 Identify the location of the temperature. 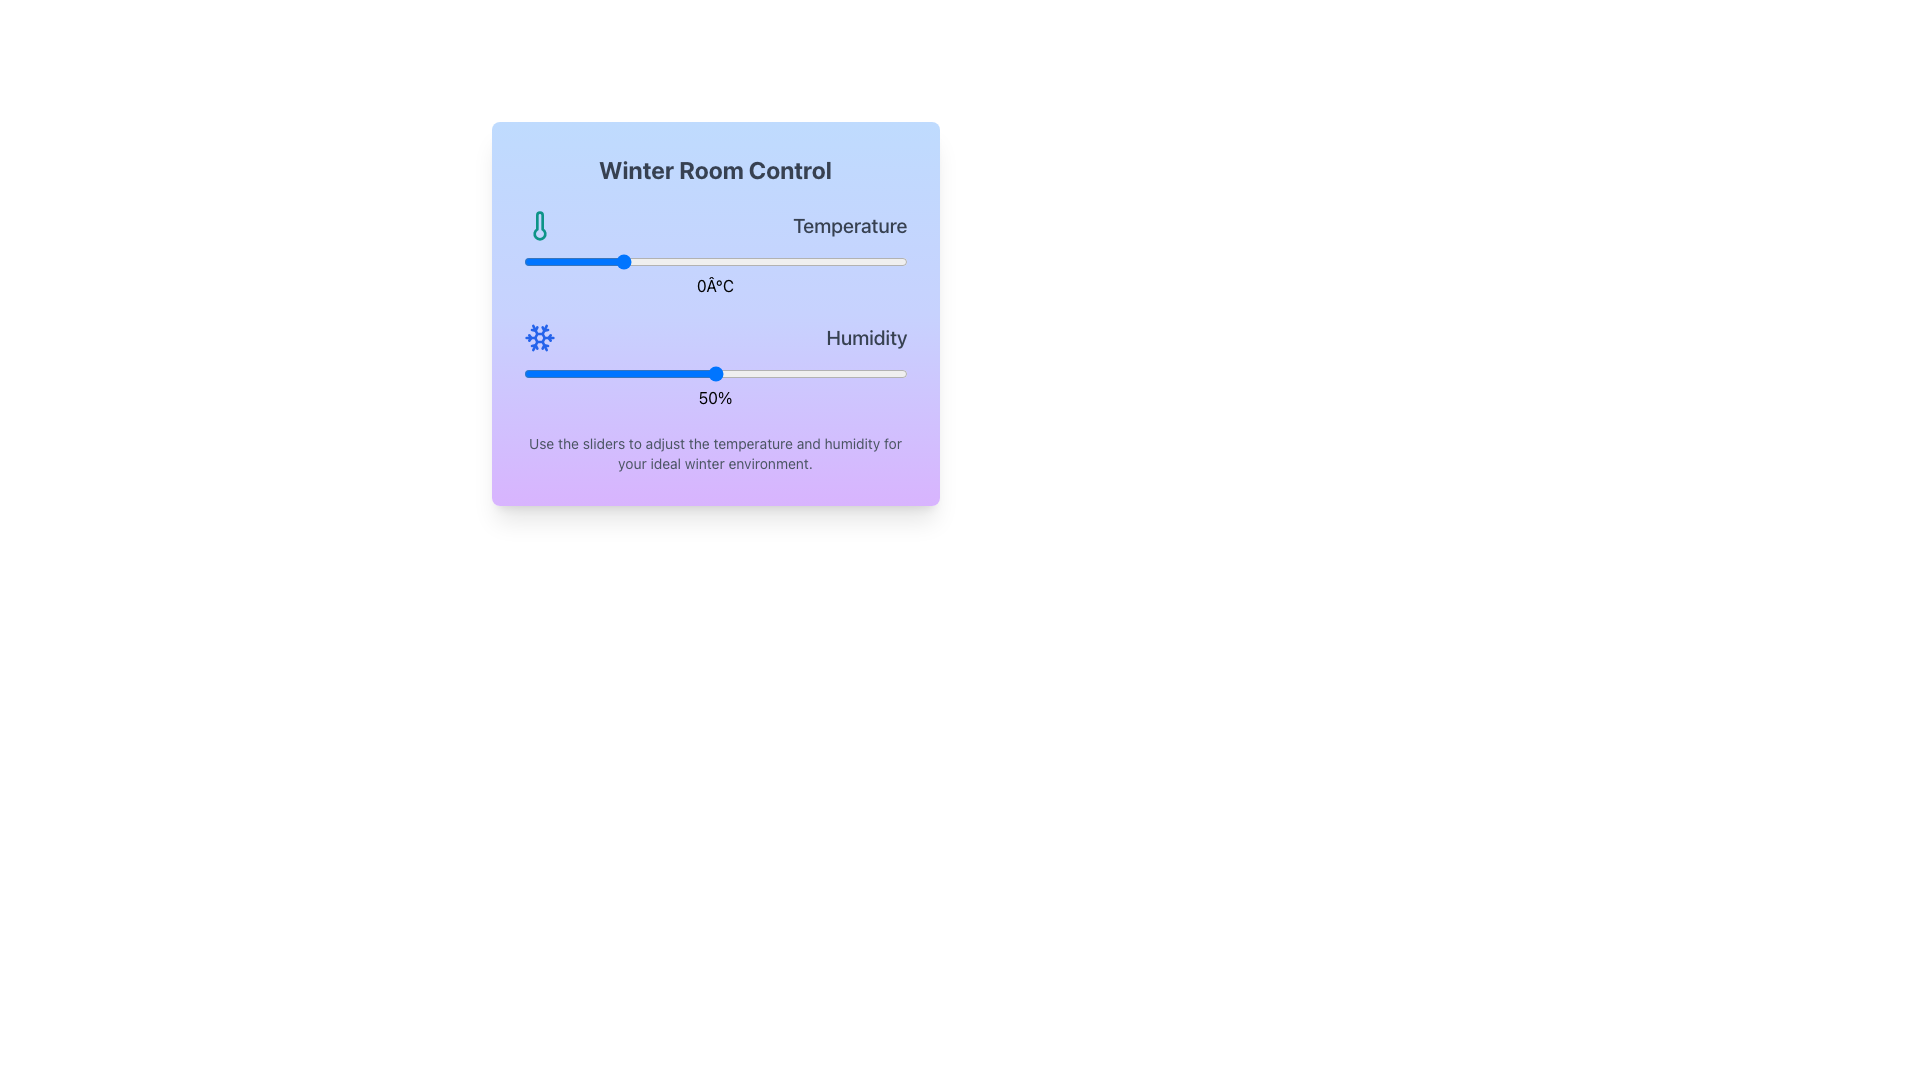
(733, 261).